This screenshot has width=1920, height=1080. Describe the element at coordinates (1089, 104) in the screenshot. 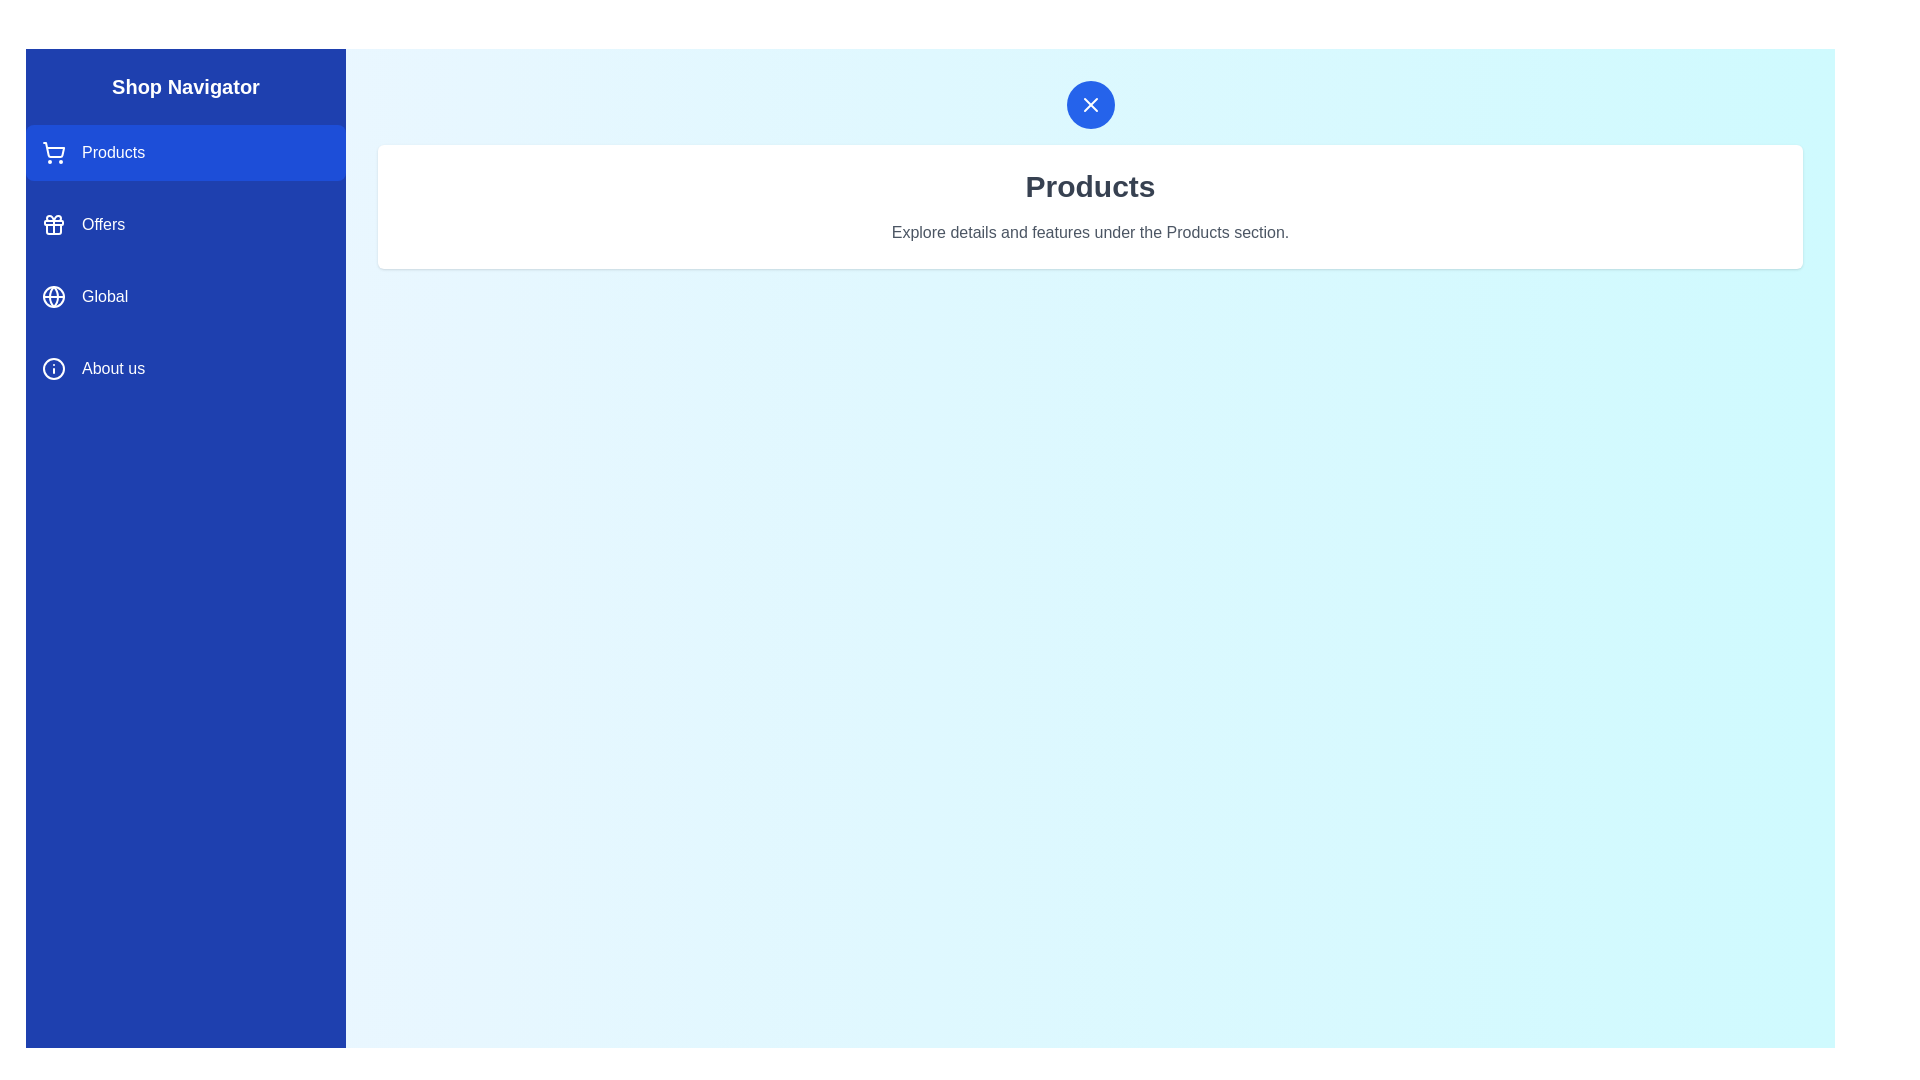

I see `button at the top of the main area to toggle the drawer` at that location.